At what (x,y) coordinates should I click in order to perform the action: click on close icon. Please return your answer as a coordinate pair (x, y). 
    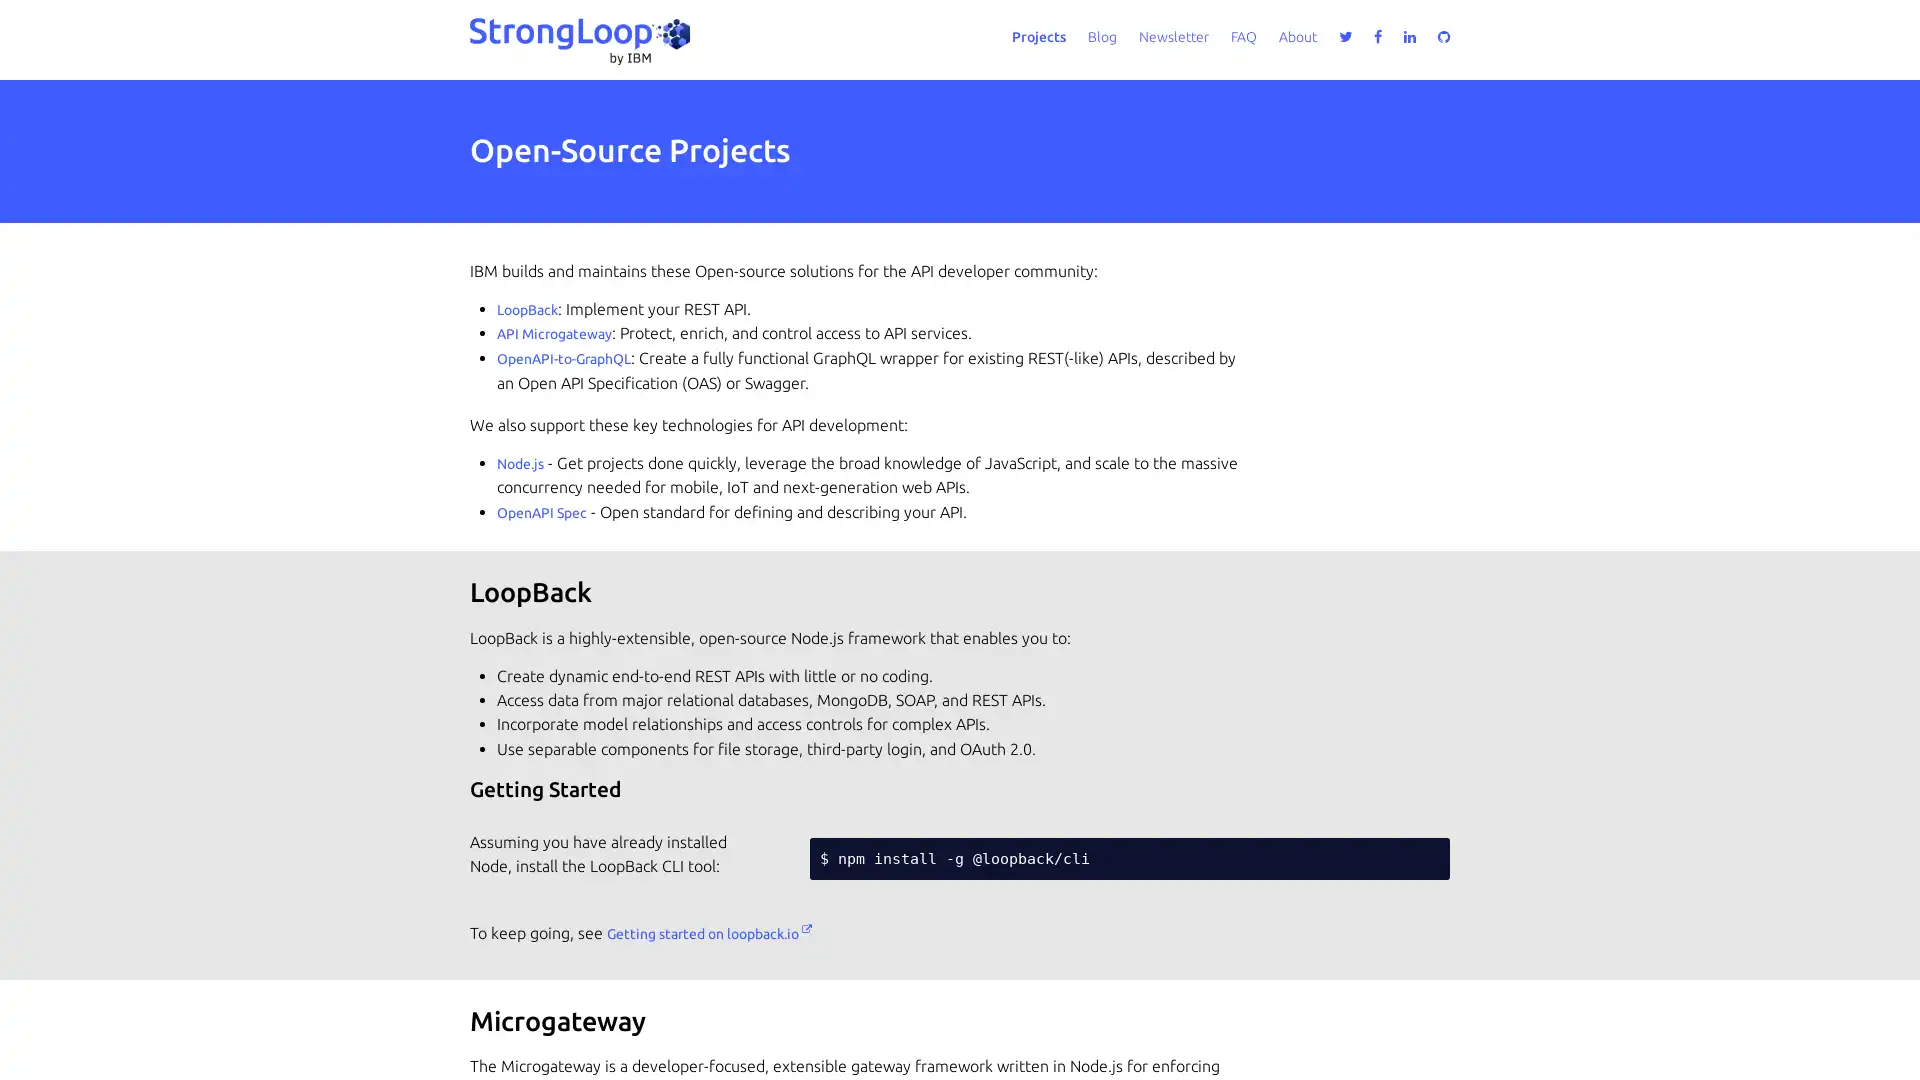
    Looking at the image, I should click on (1904, 928).